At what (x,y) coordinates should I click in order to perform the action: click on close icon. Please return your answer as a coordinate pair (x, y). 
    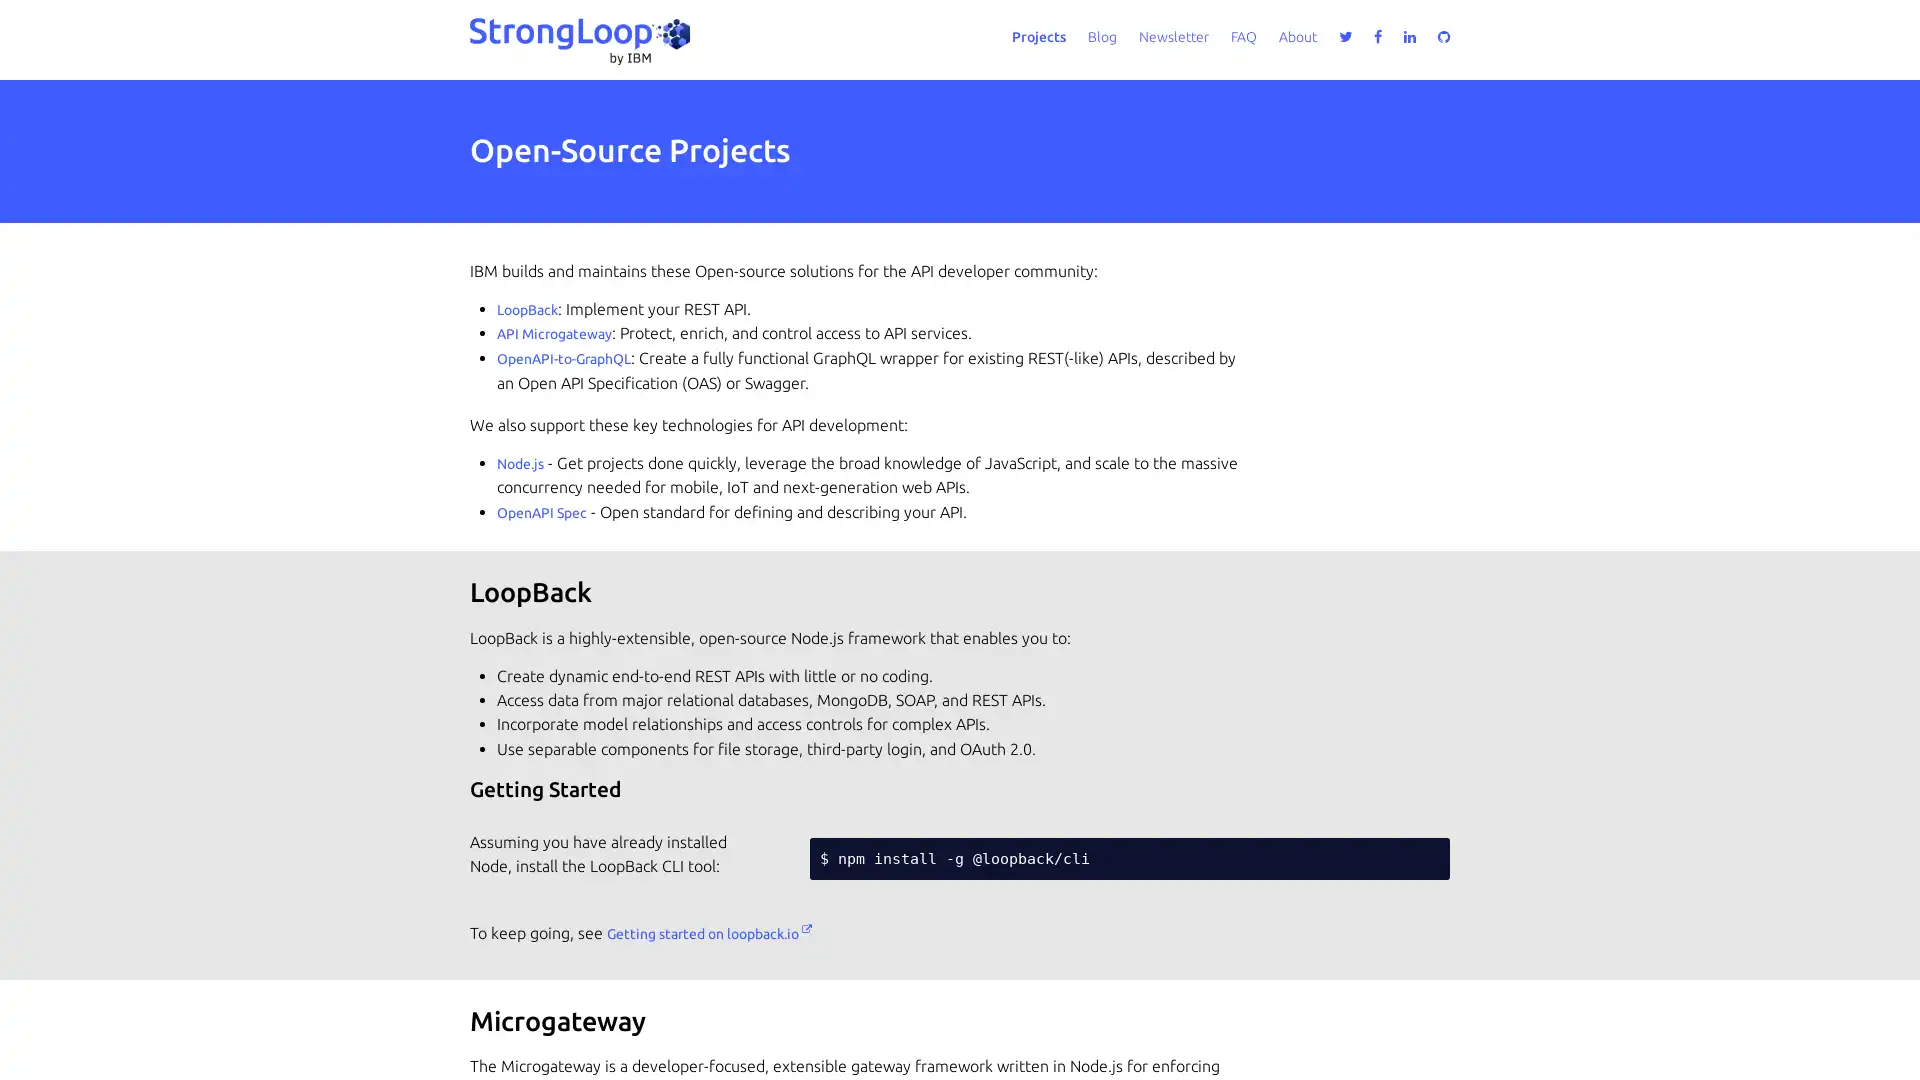
    Looking at the image, I should click on (1904, 928).